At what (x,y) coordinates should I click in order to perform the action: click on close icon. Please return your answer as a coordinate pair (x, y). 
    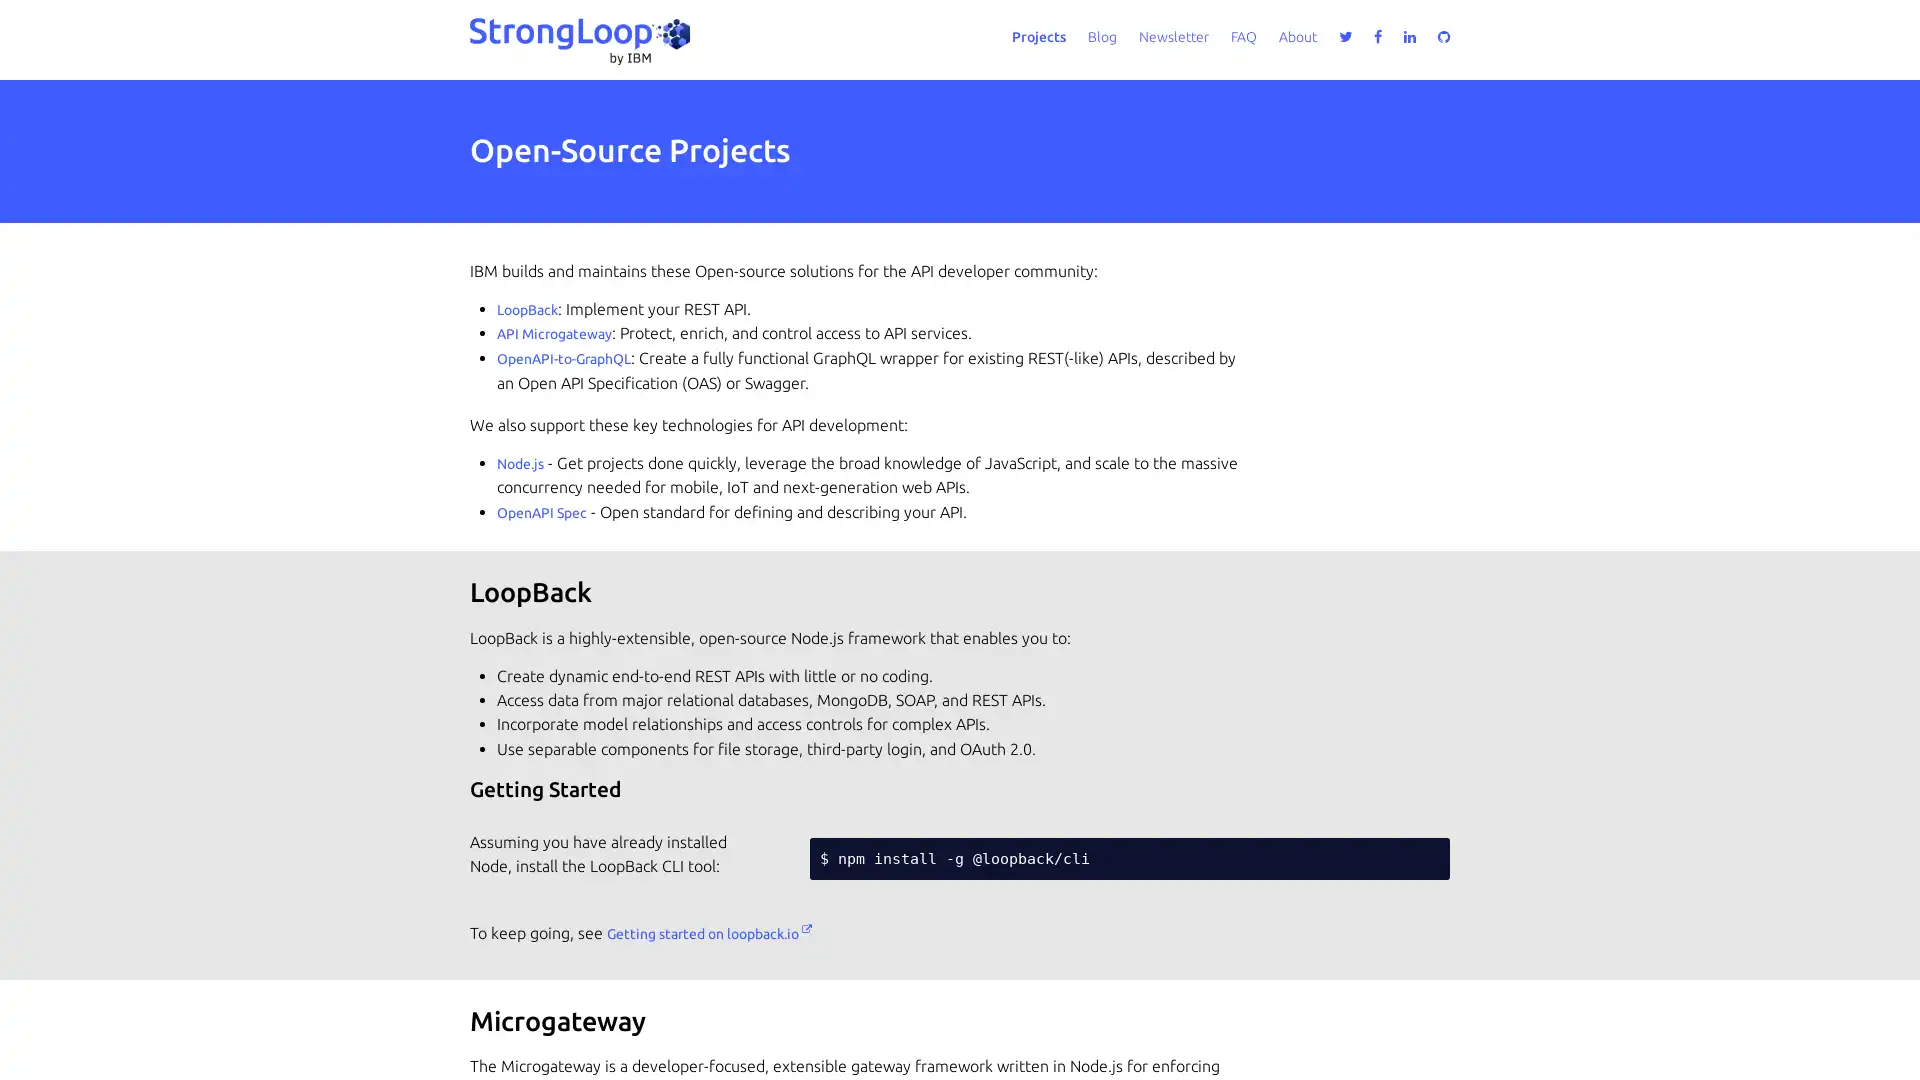
    Looking at the image, I should click on (1904, 928).